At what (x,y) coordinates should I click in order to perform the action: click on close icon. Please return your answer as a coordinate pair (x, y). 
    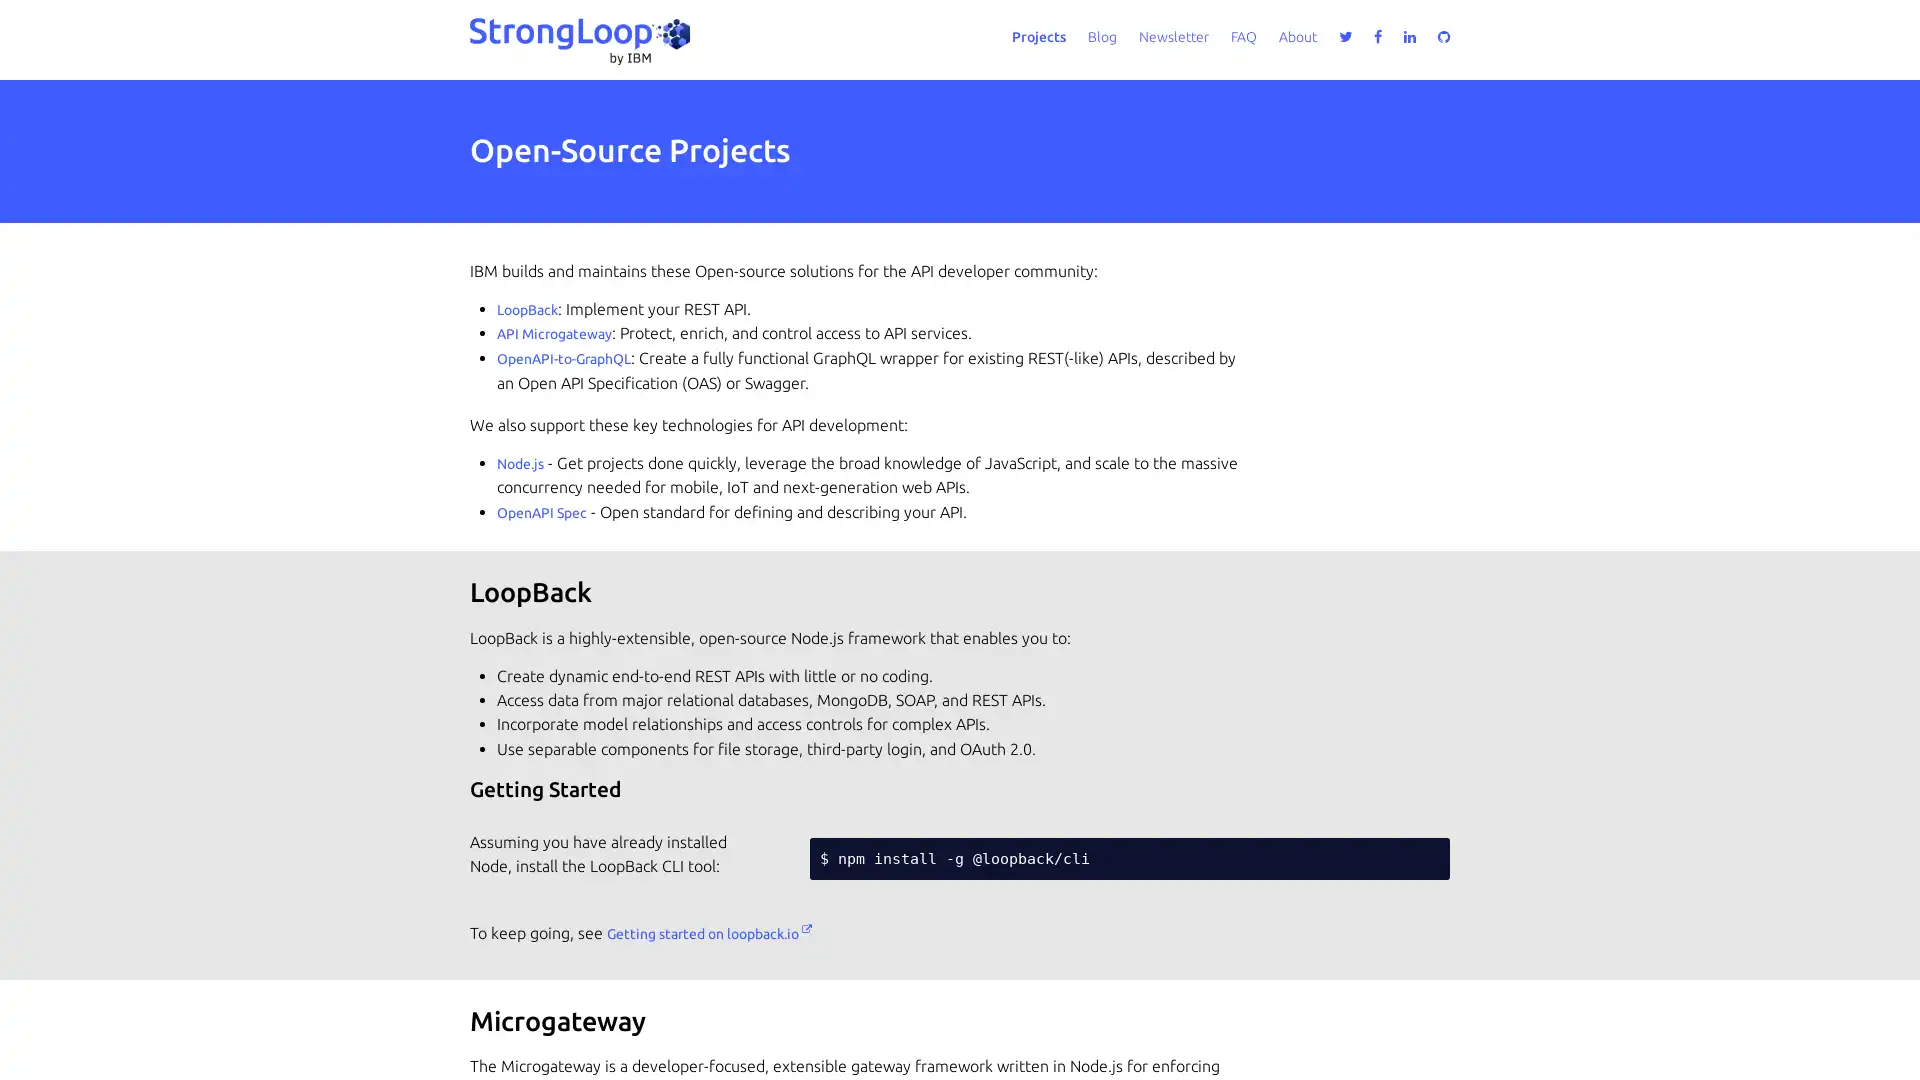
    Looking at the image, I should click on (1904, 928).